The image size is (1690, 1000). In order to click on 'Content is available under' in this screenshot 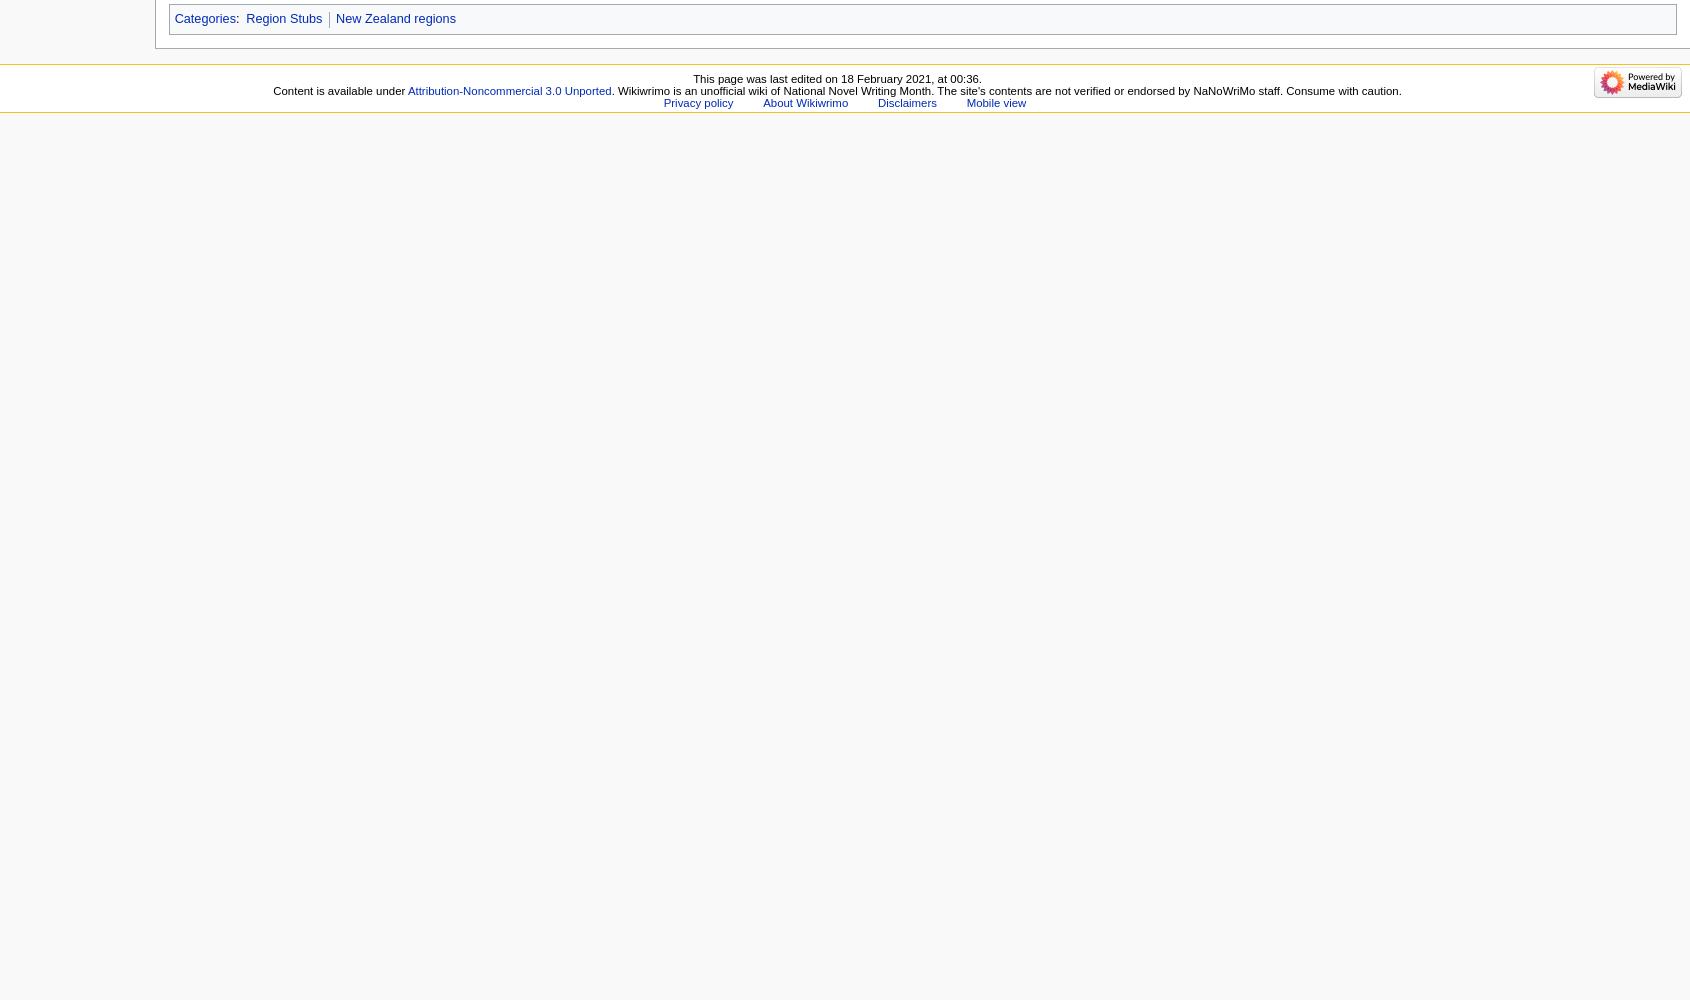, I will do `click(272, 89)`.